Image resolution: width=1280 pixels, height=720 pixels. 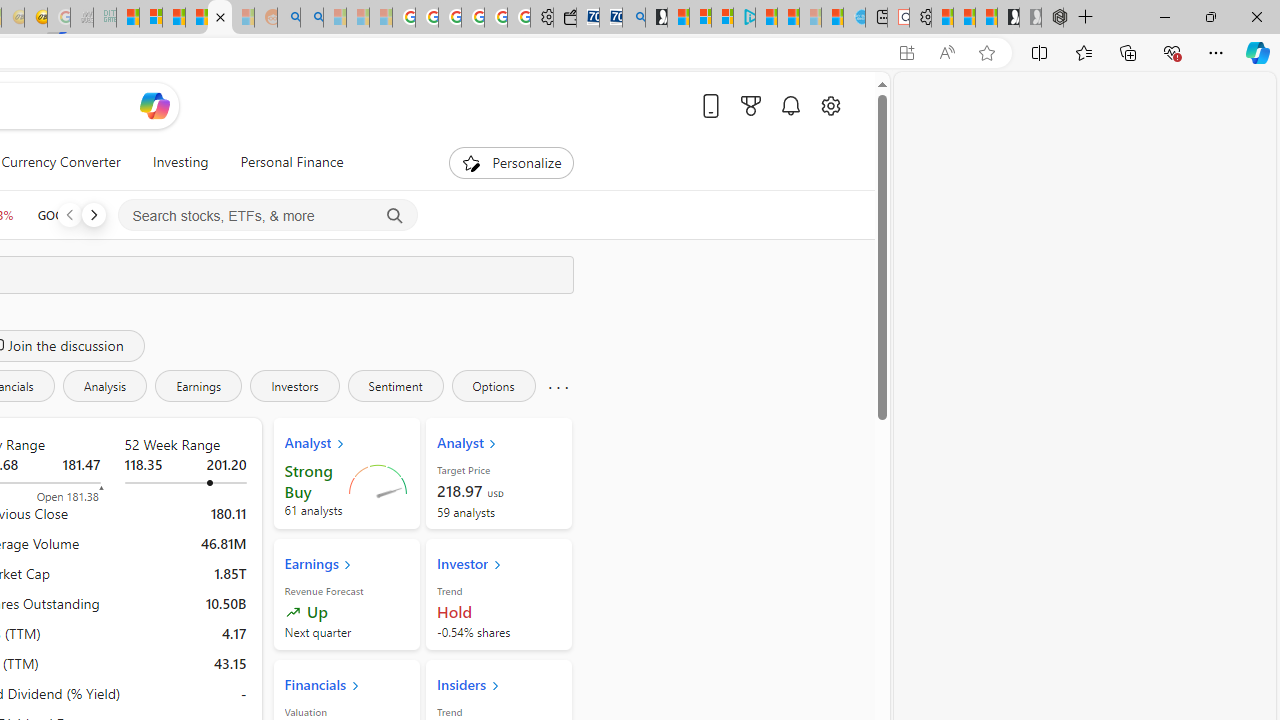 What do you see at coordinates (493, 385) in the screenshot?
I see `'Options'` at bounding box center [493, 385].